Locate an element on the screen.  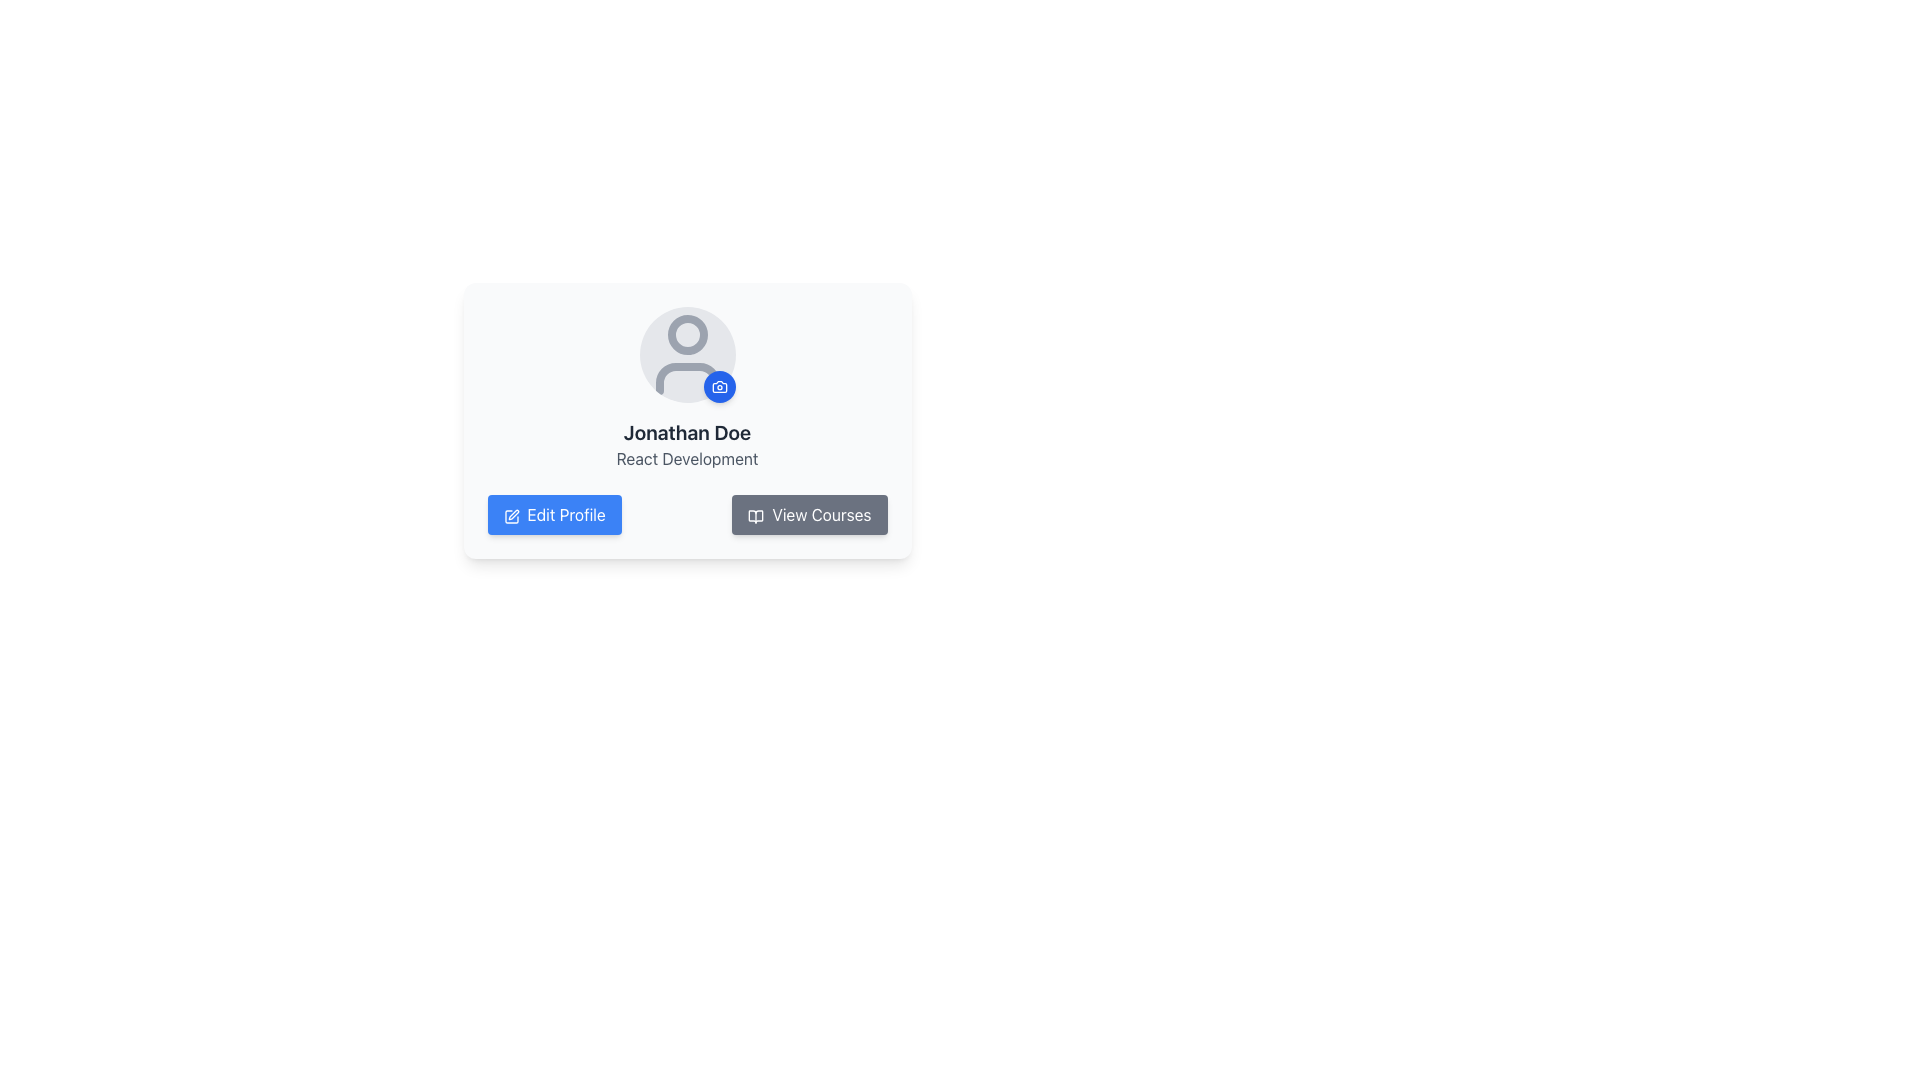
the text label displaying 'Jonathan Doe', which is styled in a bold and larger font, positioned below a circular avatar icon and above the smaller text 'React Development' is located at coordinates (687, 431).